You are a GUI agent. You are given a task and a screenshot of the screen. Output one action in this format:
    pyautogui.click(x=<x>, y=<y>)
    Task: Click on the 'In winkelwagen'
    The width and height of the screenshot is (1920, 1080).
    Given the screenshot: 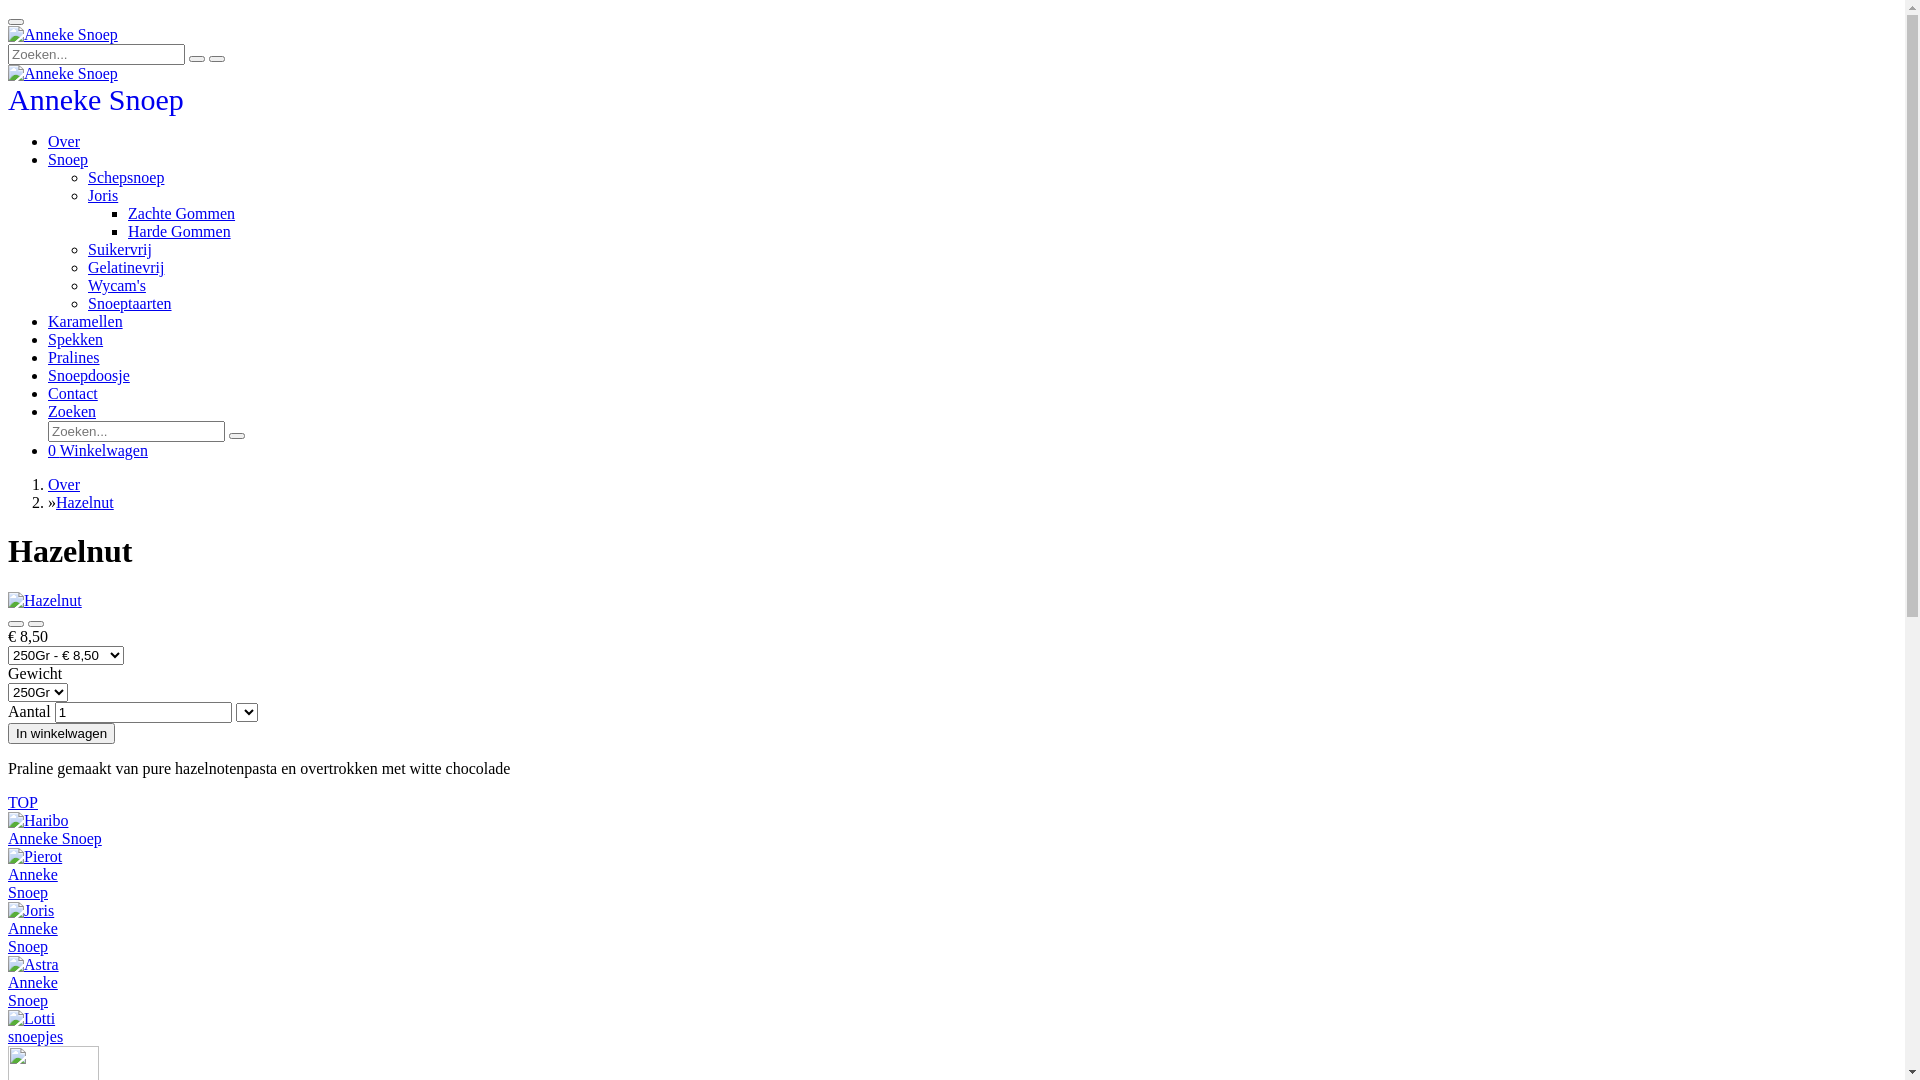 What is the action you would take?
    pyautogui.click(x=61, y=733)
    